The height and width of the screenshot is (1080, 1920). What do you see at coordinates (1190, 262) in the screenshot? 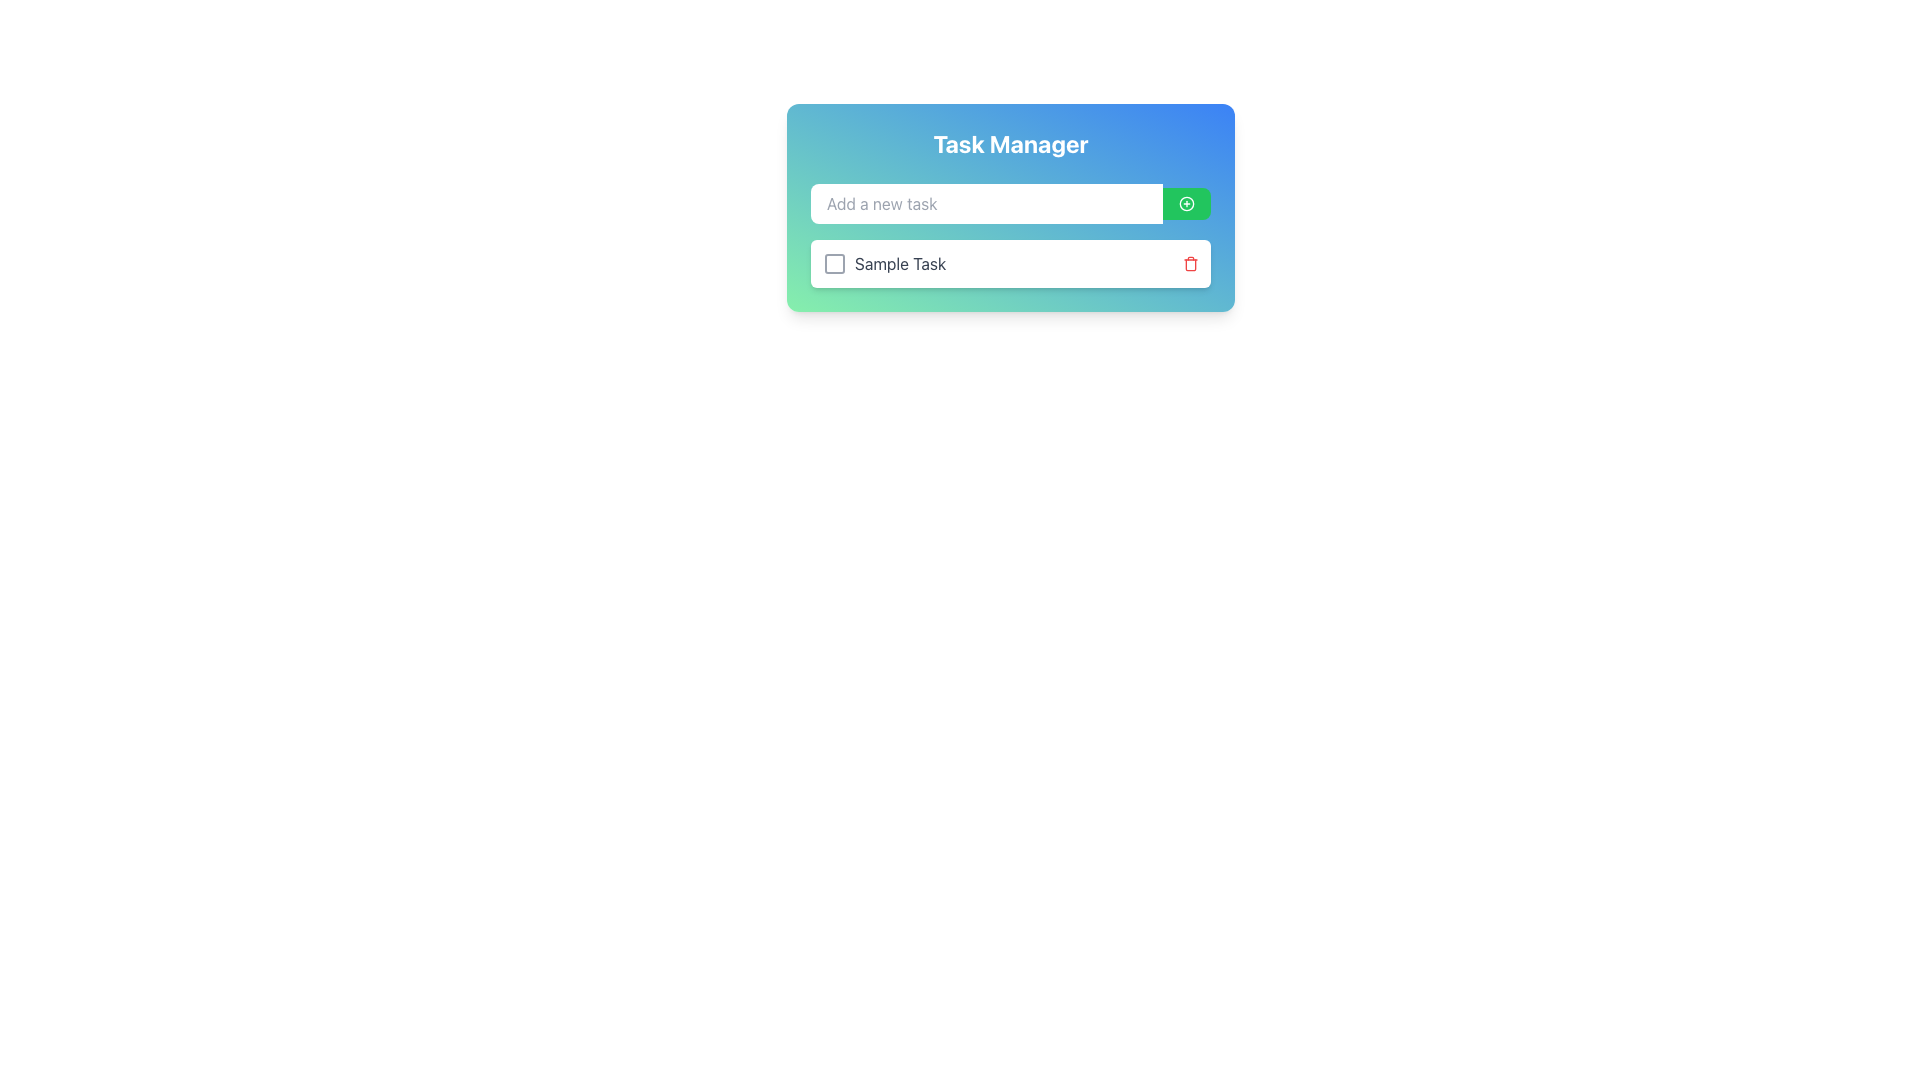
I see `the delete button located at the far-right side of the row next to the 'Sample Task' description` at bounding box center [1190, 262].